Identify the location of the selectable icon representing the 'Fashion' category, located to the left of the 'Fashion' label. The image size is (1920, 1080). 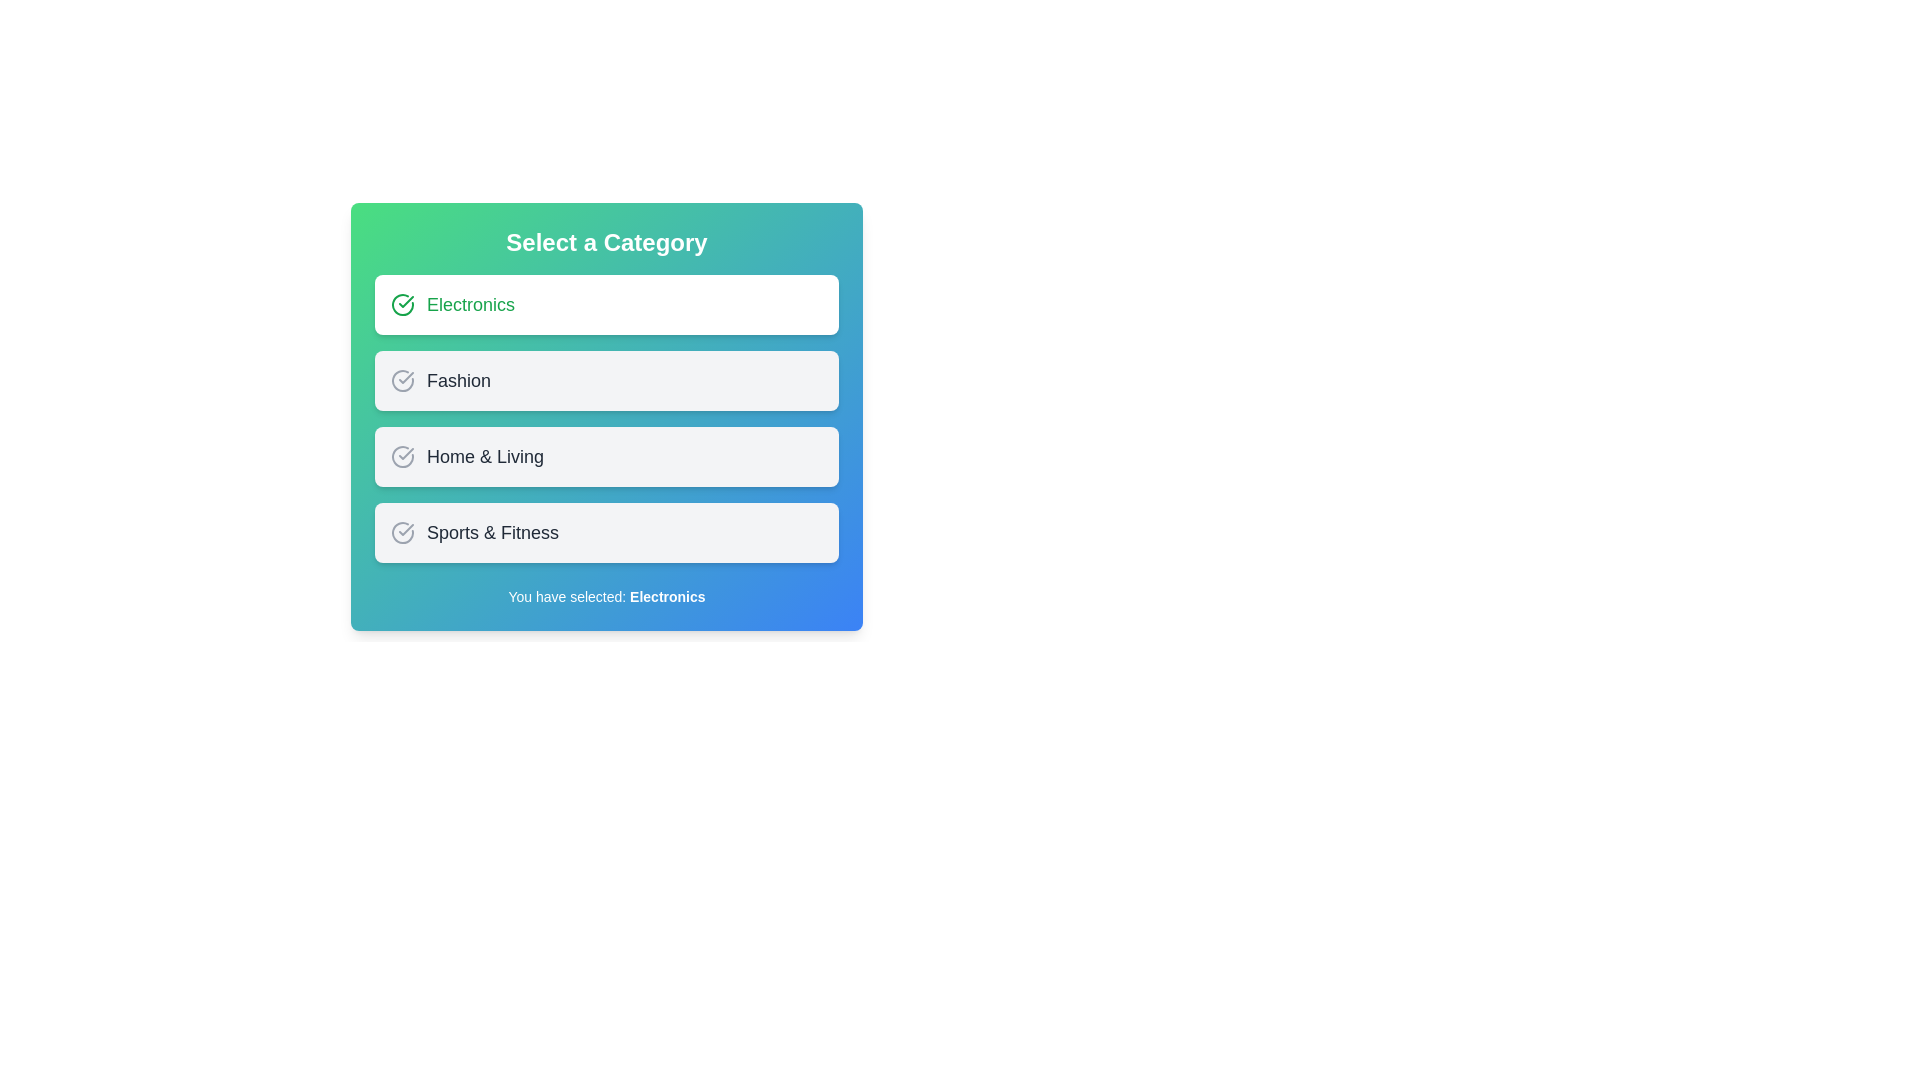
(402, 381).